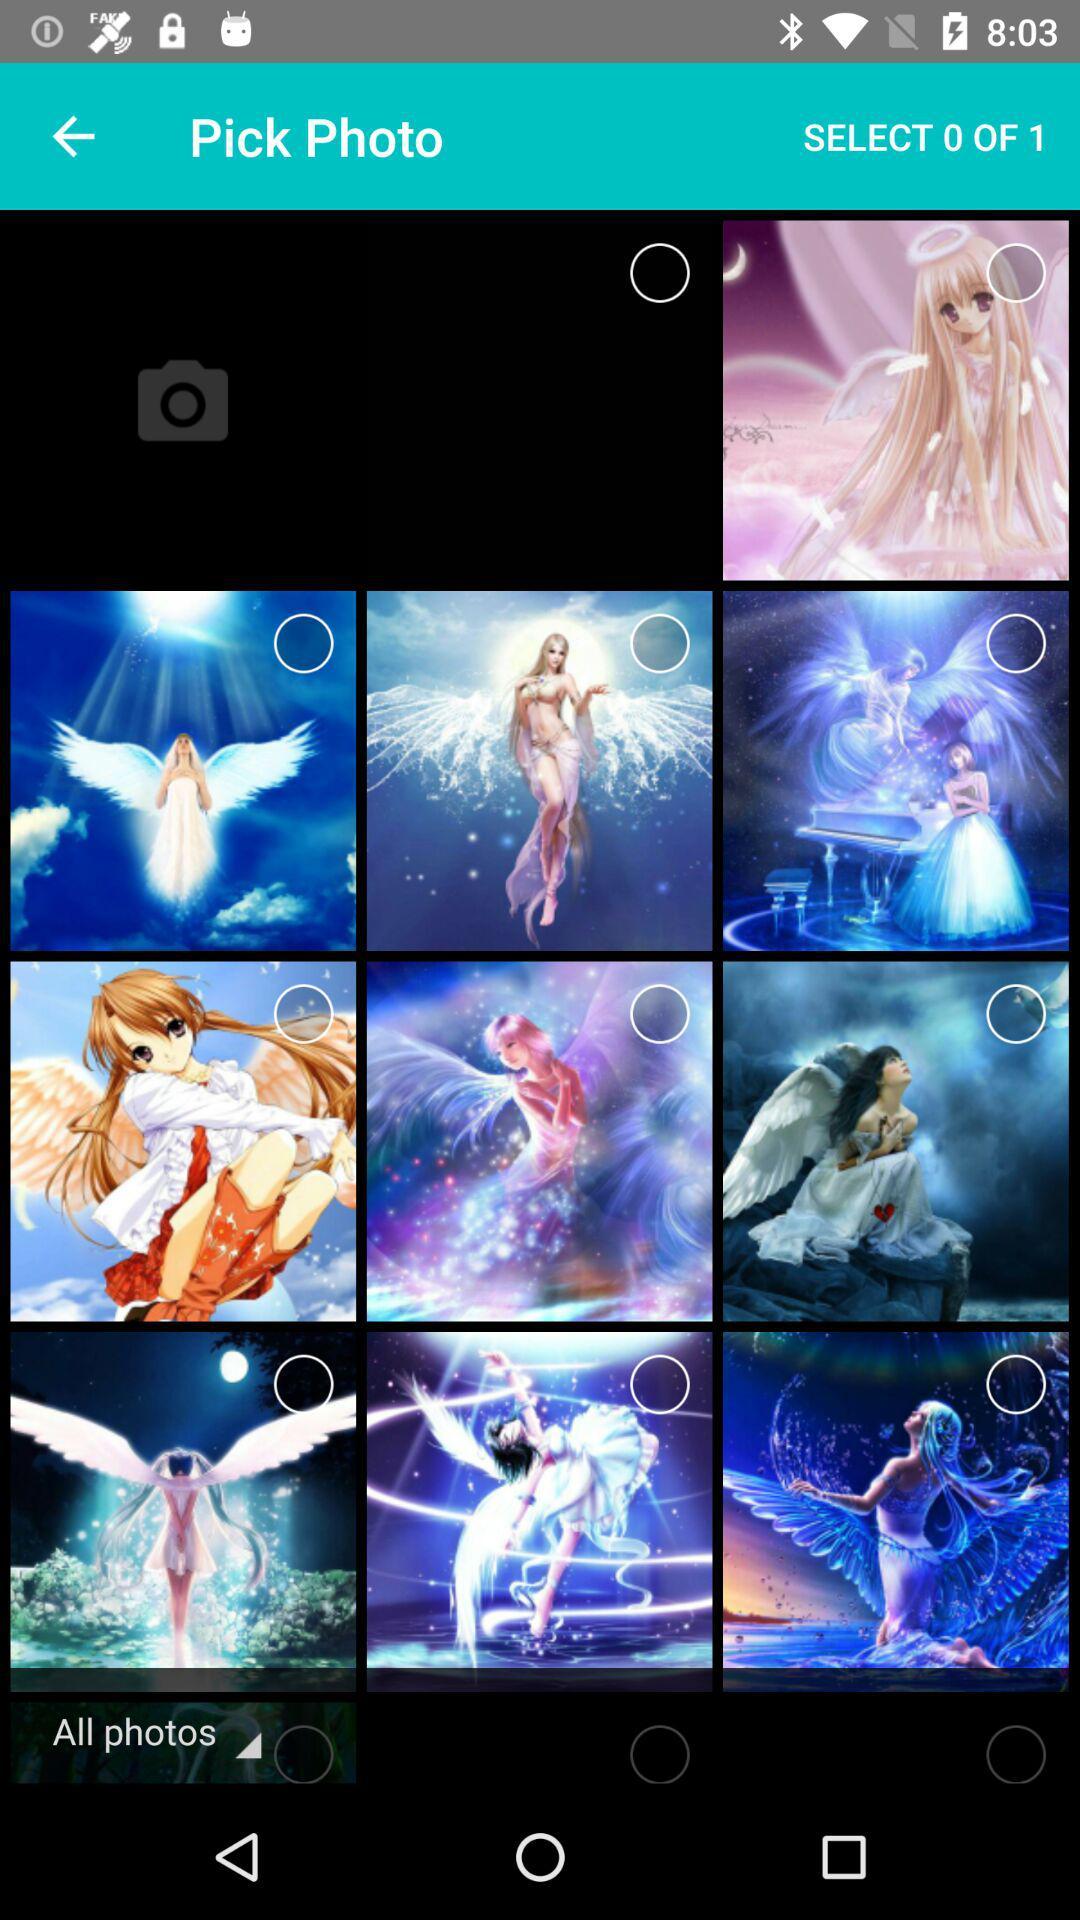 This screenshot has width=1080, height=1920. What do you see at coordinates (303, 1747) in the screenshot?
I see `all photos` at bounding box center [303, 1747].